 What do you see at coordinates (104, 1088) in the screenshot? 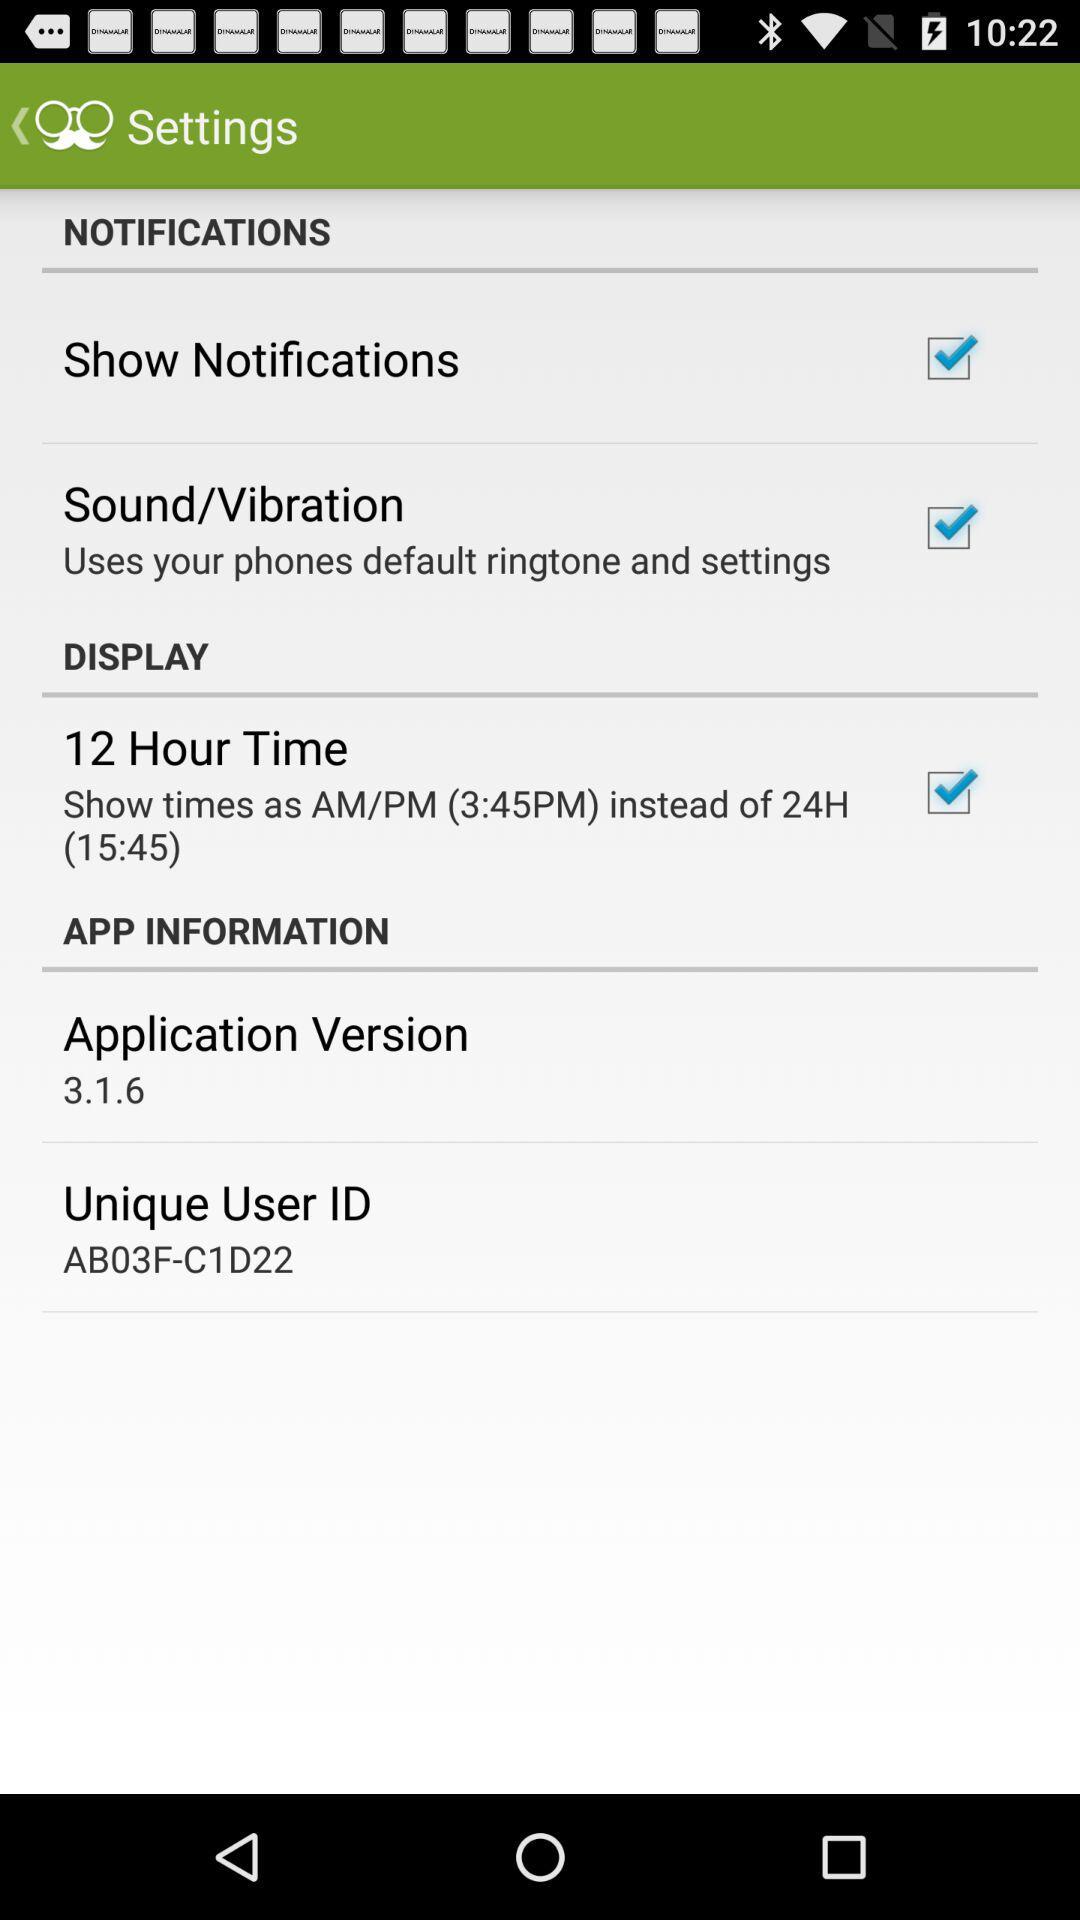
I see `the app above the unique user id` at bounding box center [104, 1088].